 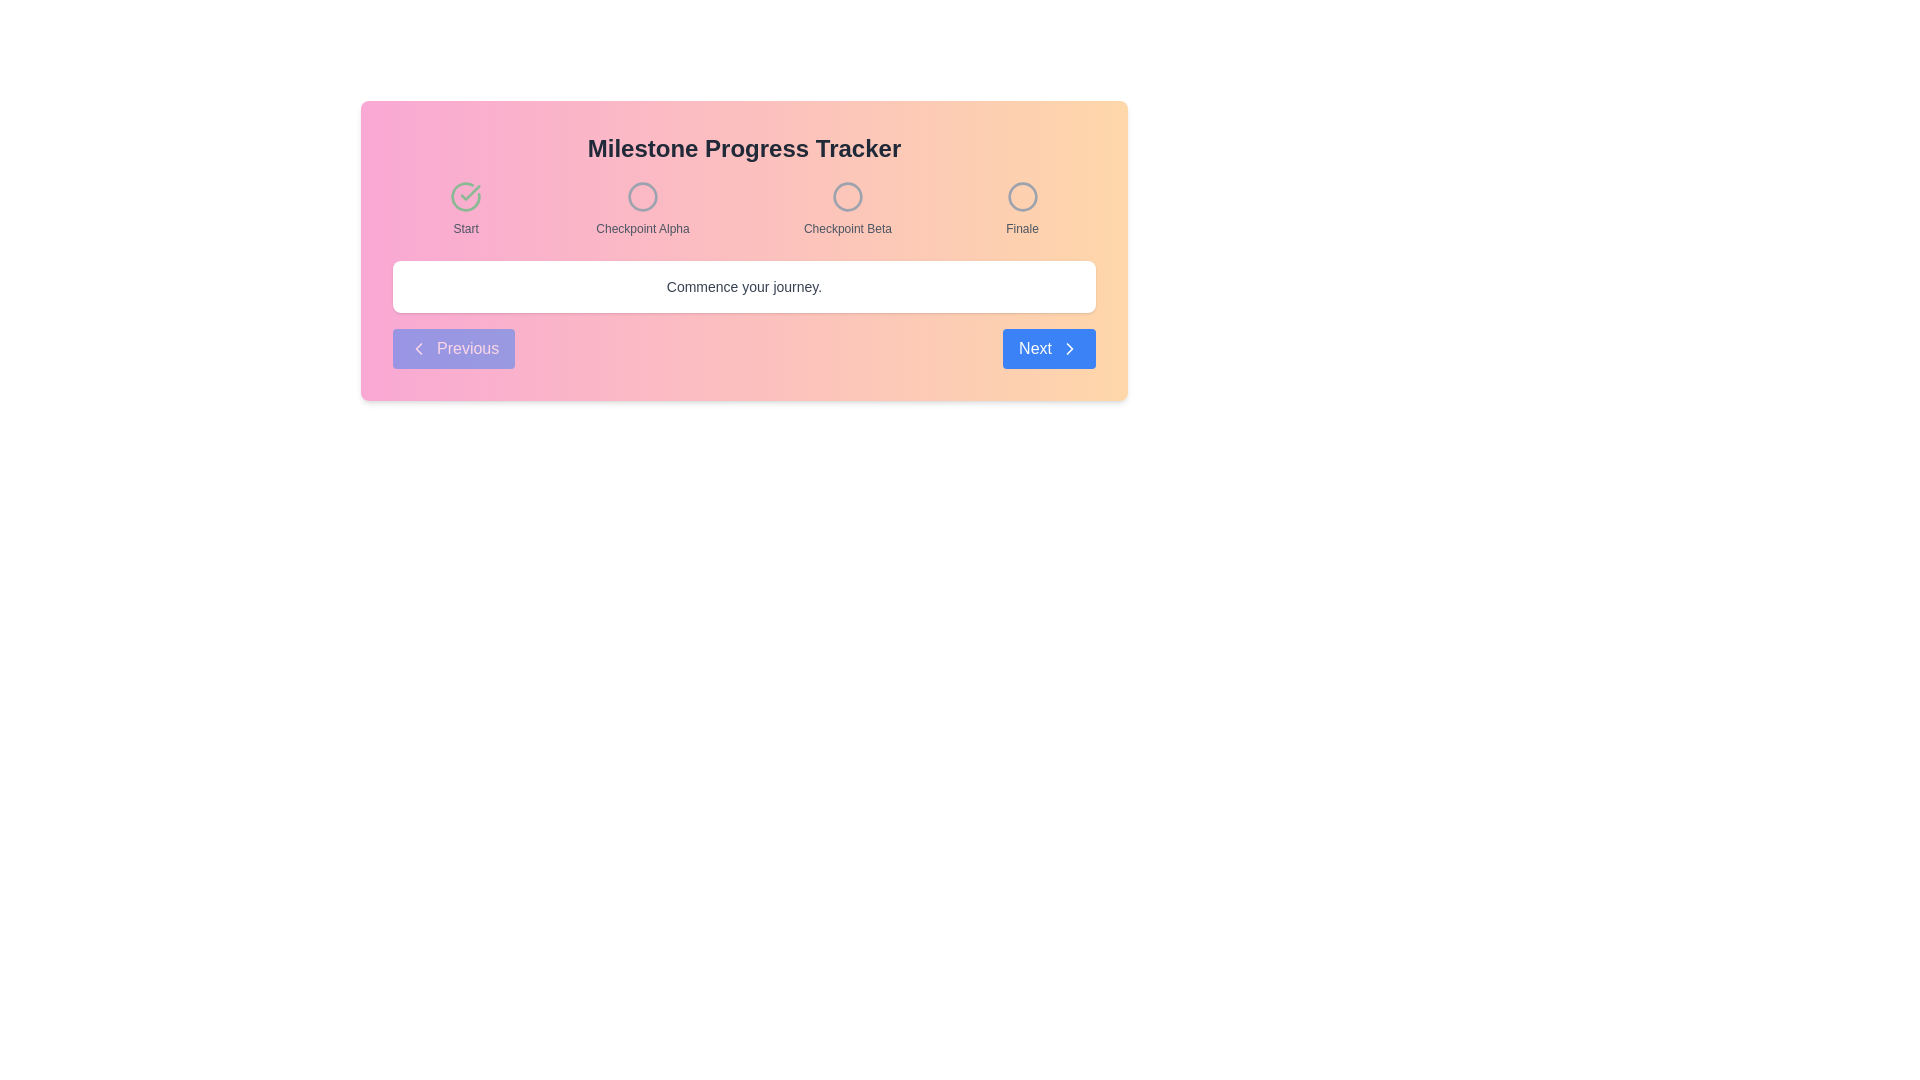 I want to click on the informational text element located at the bottom center of the white box with rounded corners and shadow, which guides users on the next steps in the current process, so click(x=743, y=286).